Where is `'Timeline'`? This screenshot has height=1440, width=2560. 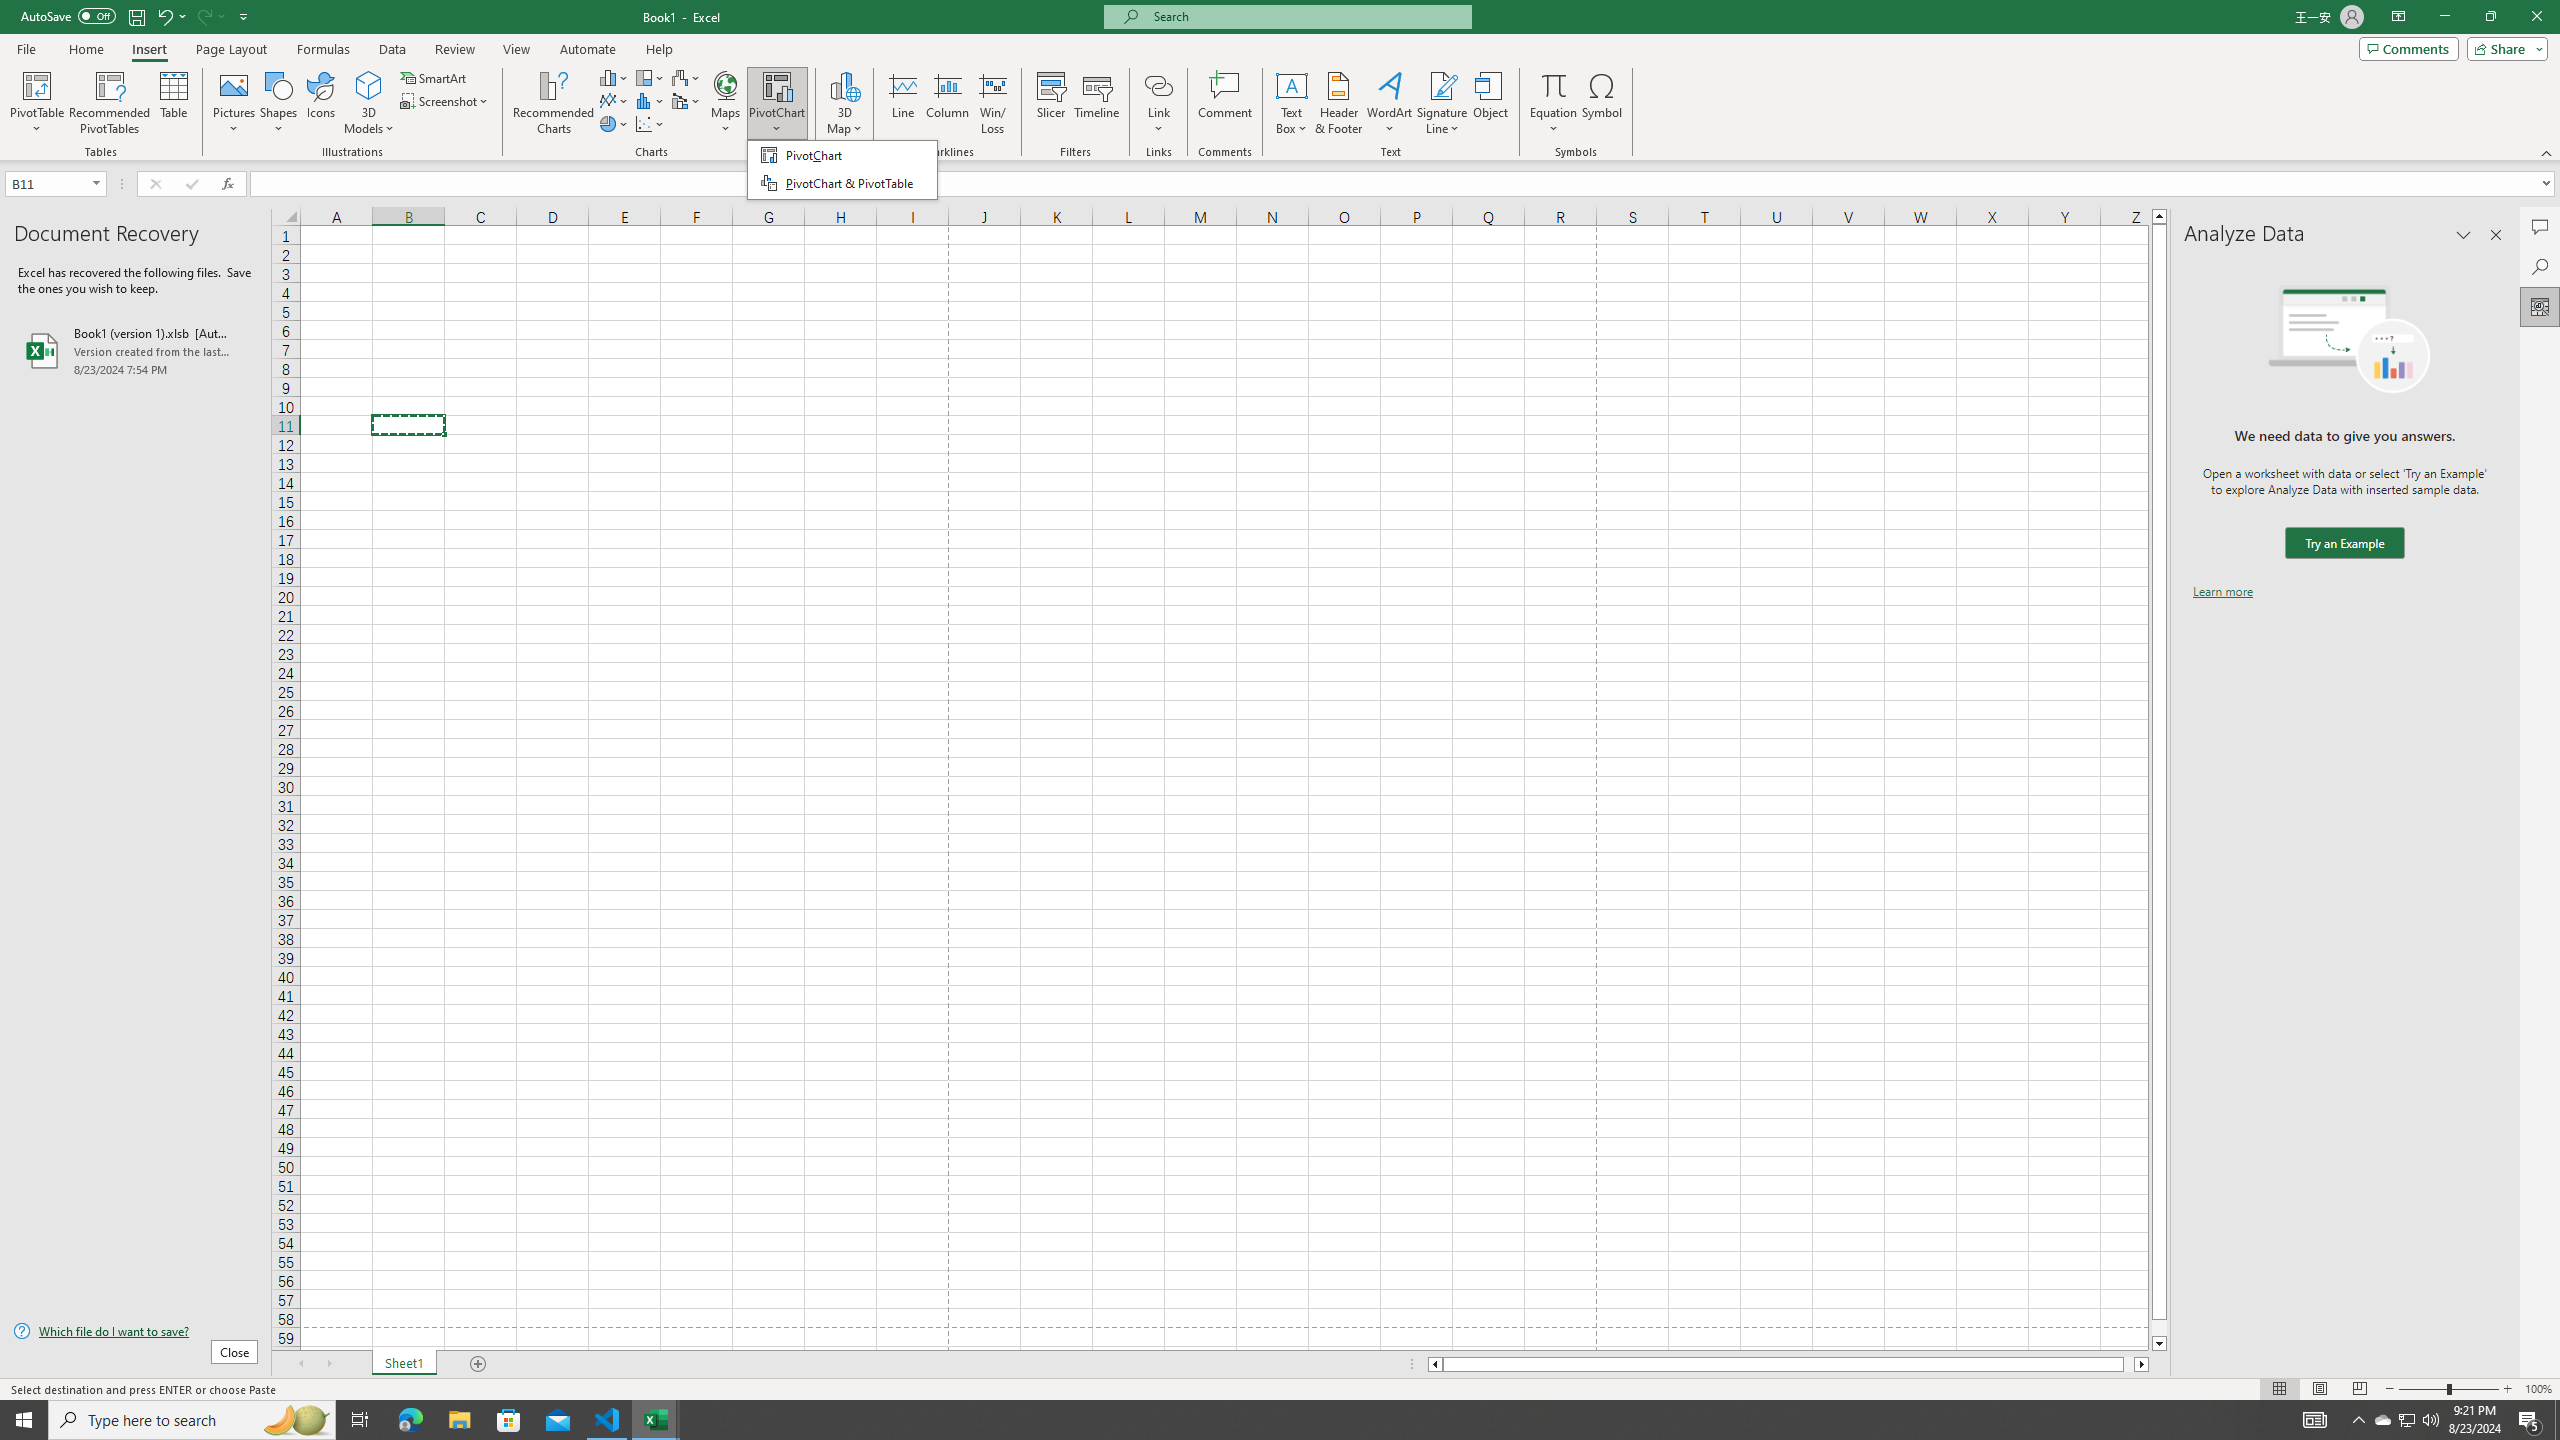 'Timeline' is located at coordinates (1096, 103).